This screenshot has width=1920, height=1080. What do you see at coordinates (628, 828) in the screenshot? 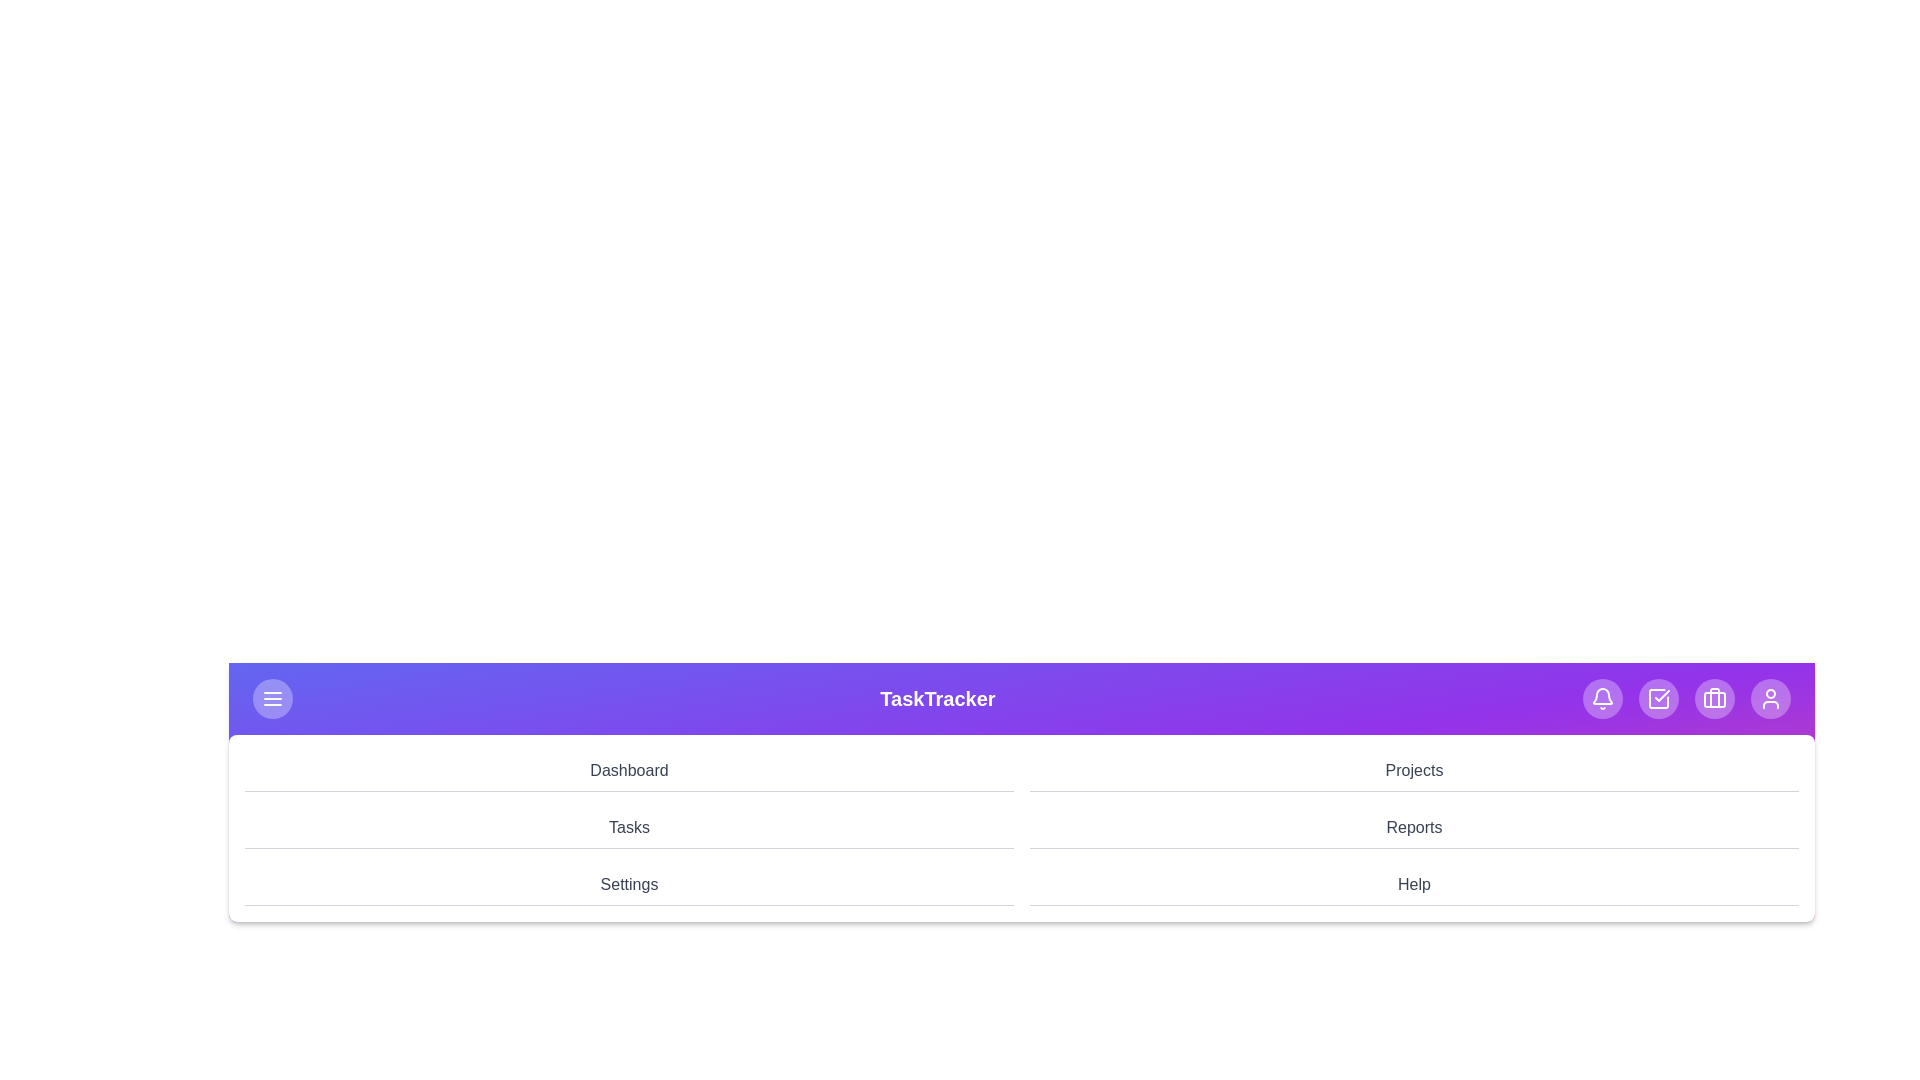
I see `the navigation menu item Tasks` at bounding box center [628, 828].